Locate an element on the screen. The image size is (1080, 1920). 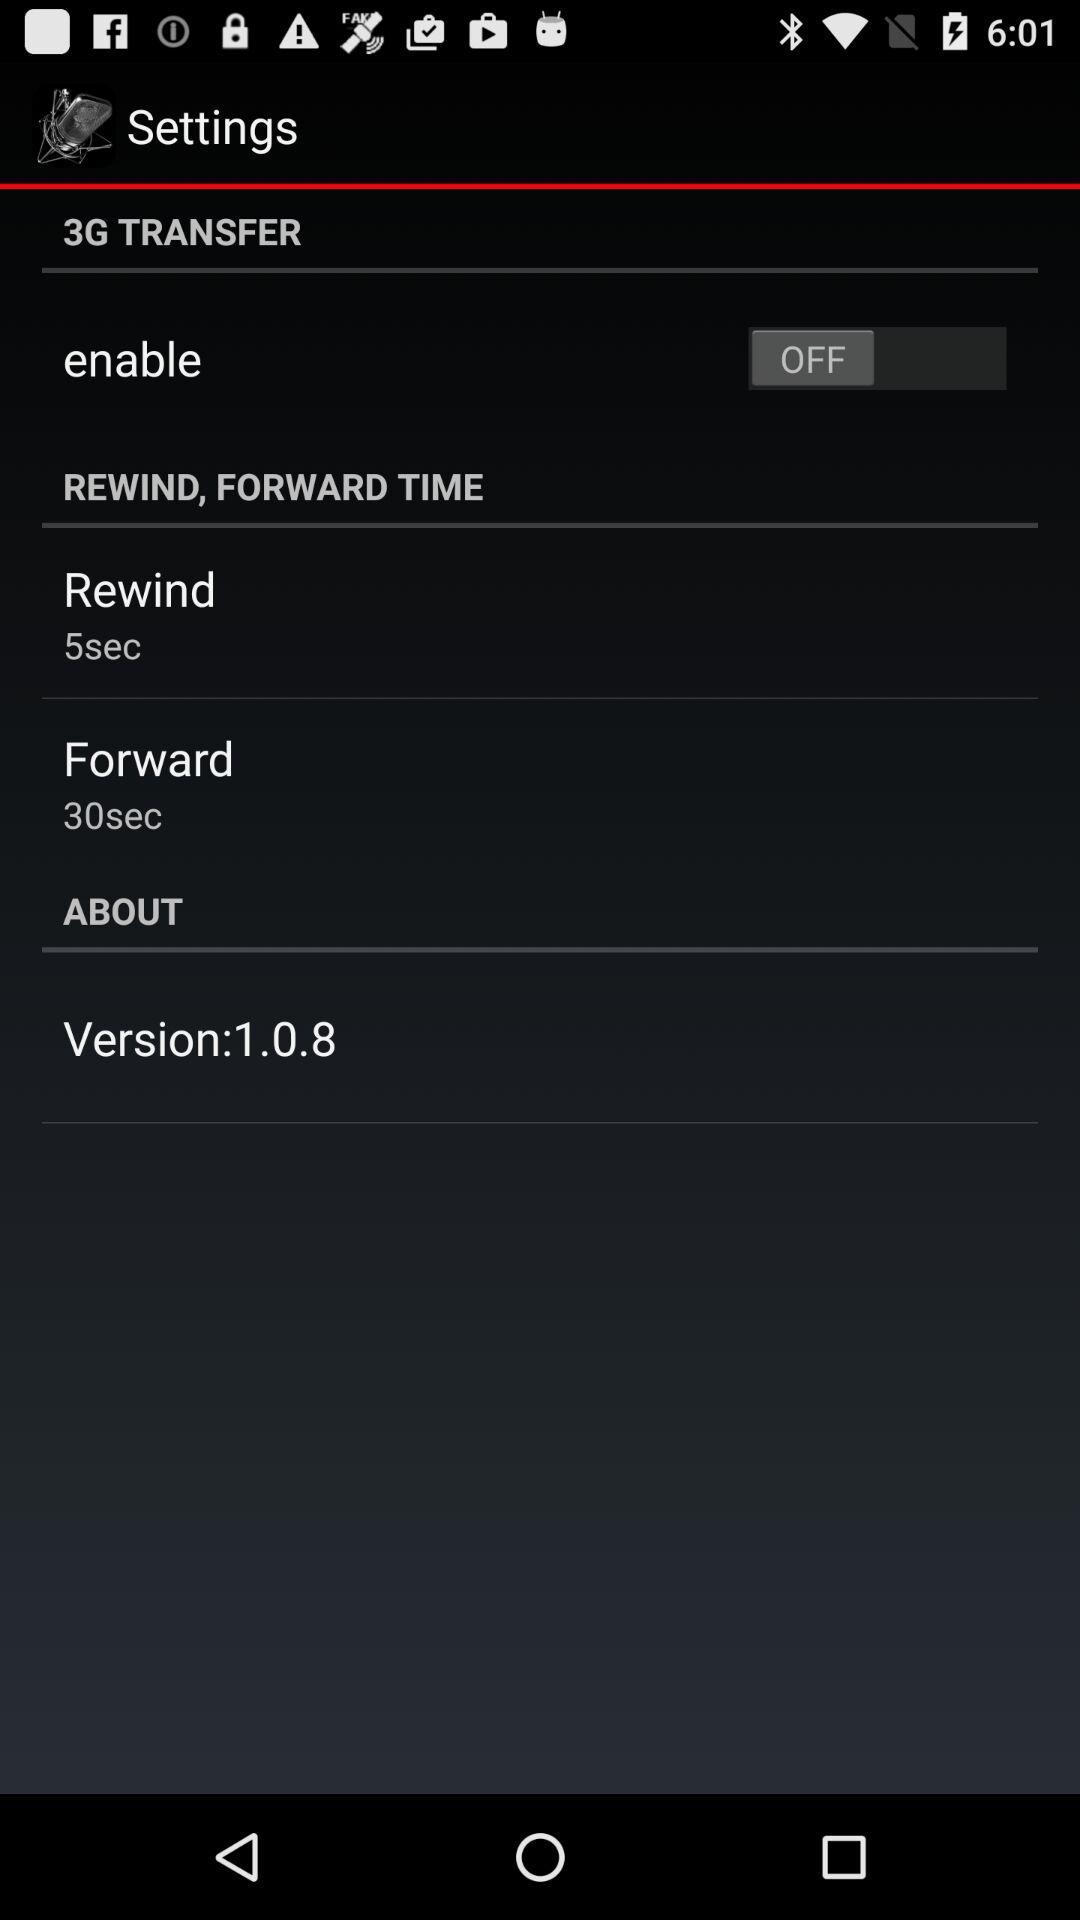
the icon next to enable app is located at coordinates (876, 358).